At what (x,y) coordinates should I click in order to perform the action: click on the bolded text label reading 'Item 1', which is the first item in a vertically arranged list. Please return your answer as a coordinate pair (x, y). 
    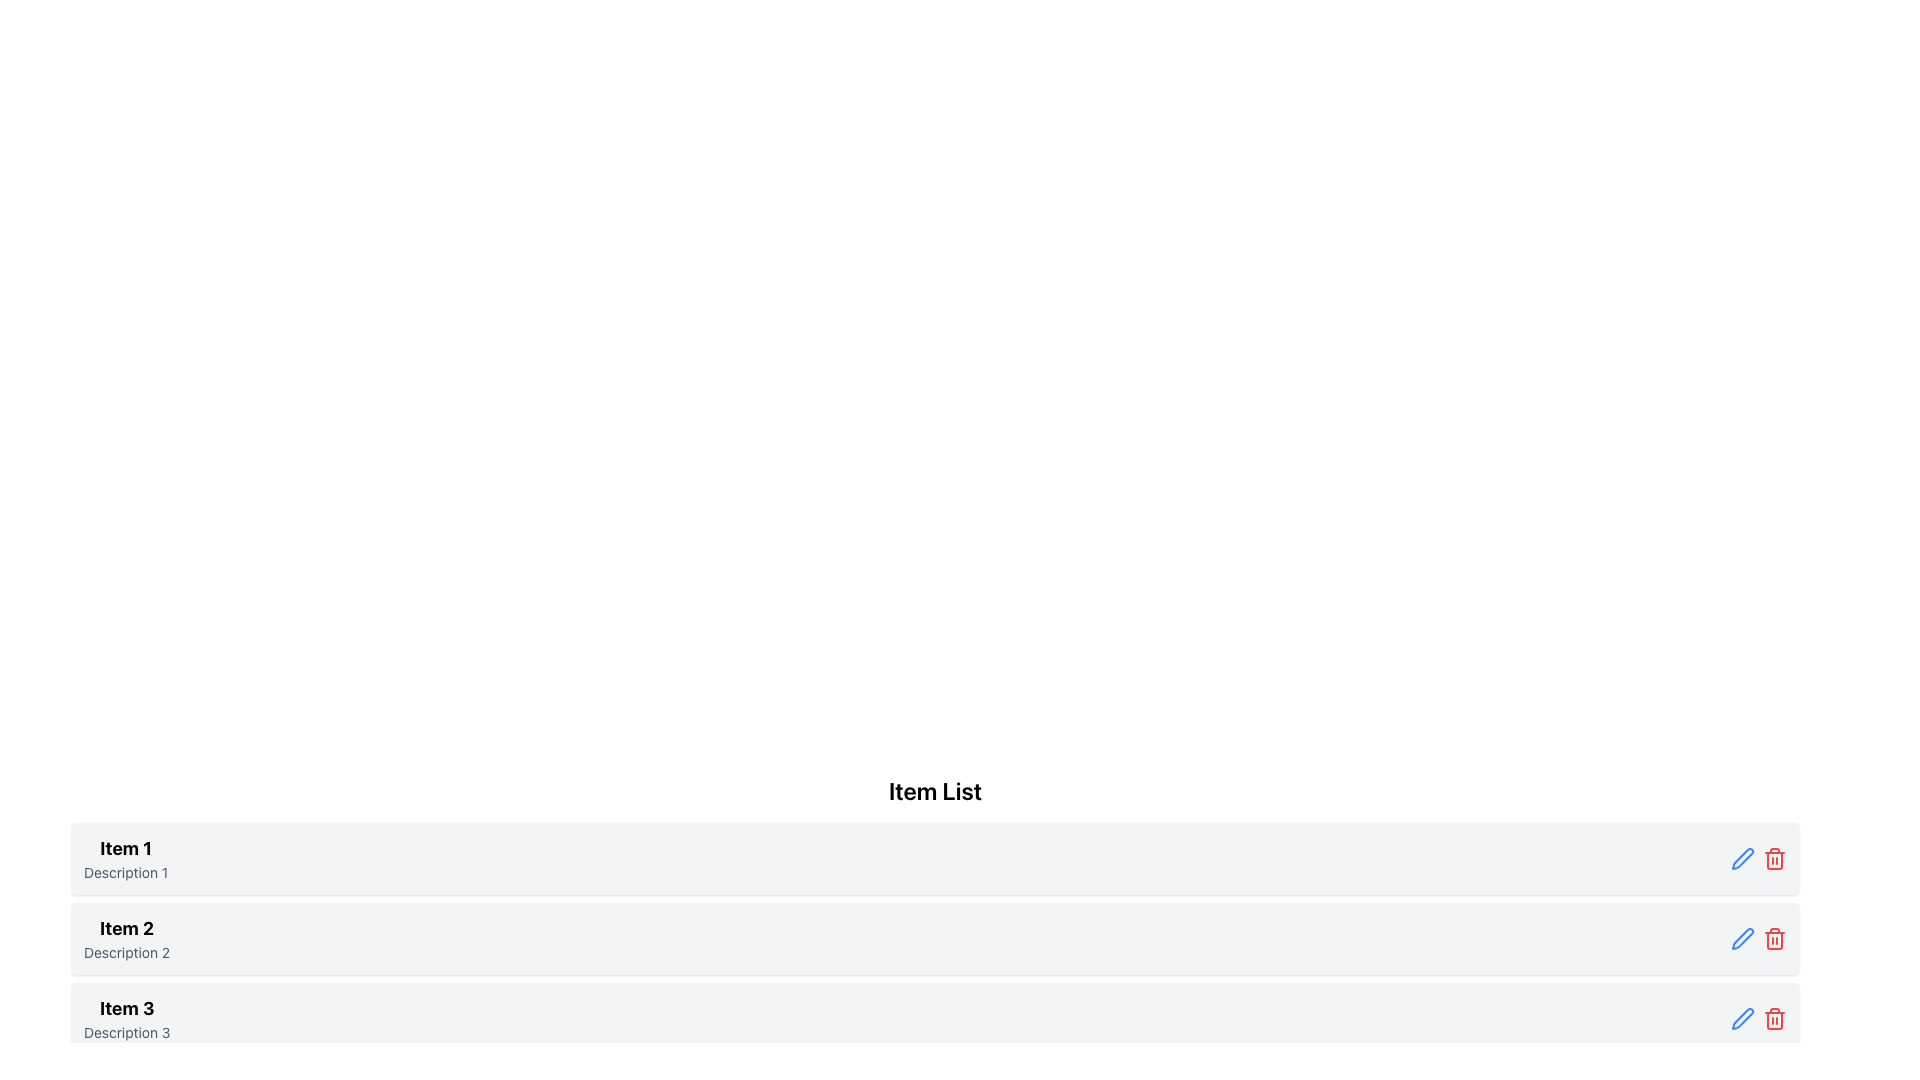
    Looking at the image, I should click on (125, 848).